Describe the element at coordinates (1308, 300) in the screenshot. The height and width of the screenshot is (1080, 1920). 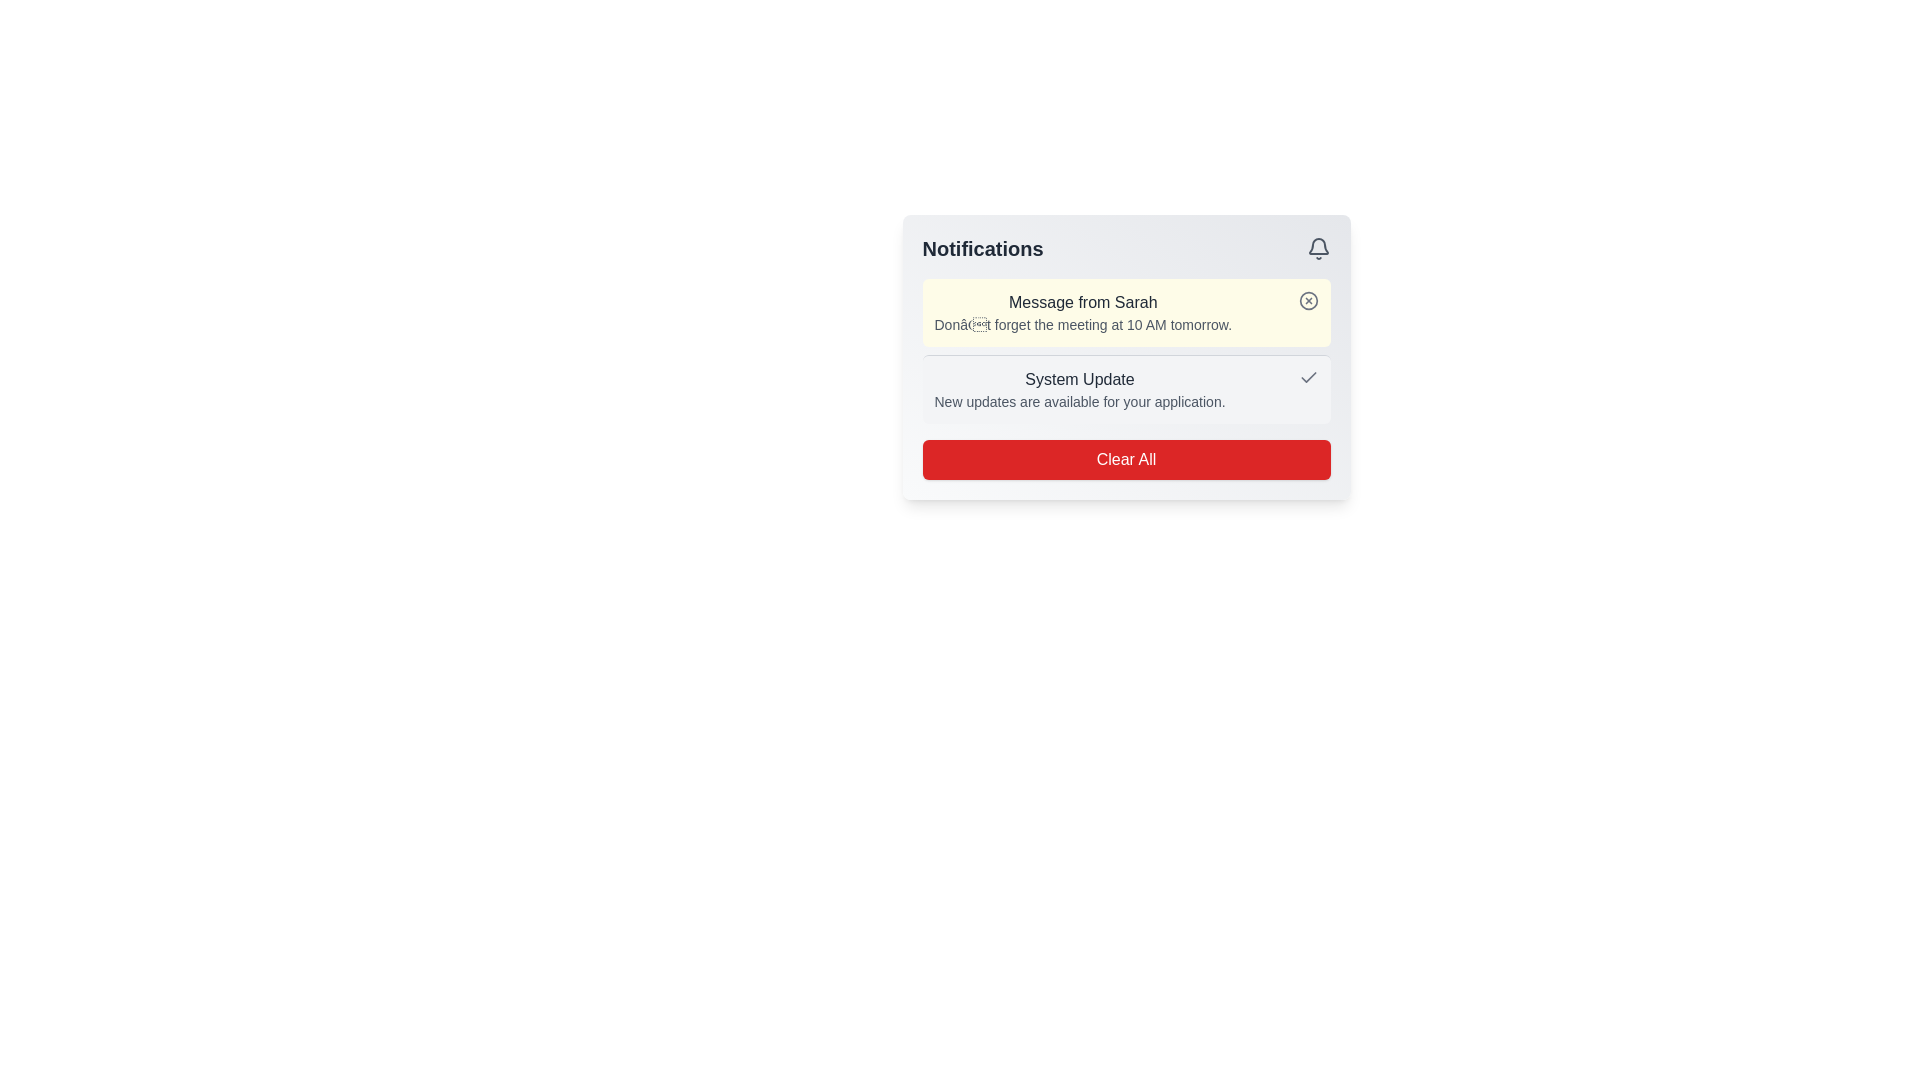
I see `the small circular button with a cross inside located at the top-right corner of the notification card displaying 'Message from Sarah'` at that location.